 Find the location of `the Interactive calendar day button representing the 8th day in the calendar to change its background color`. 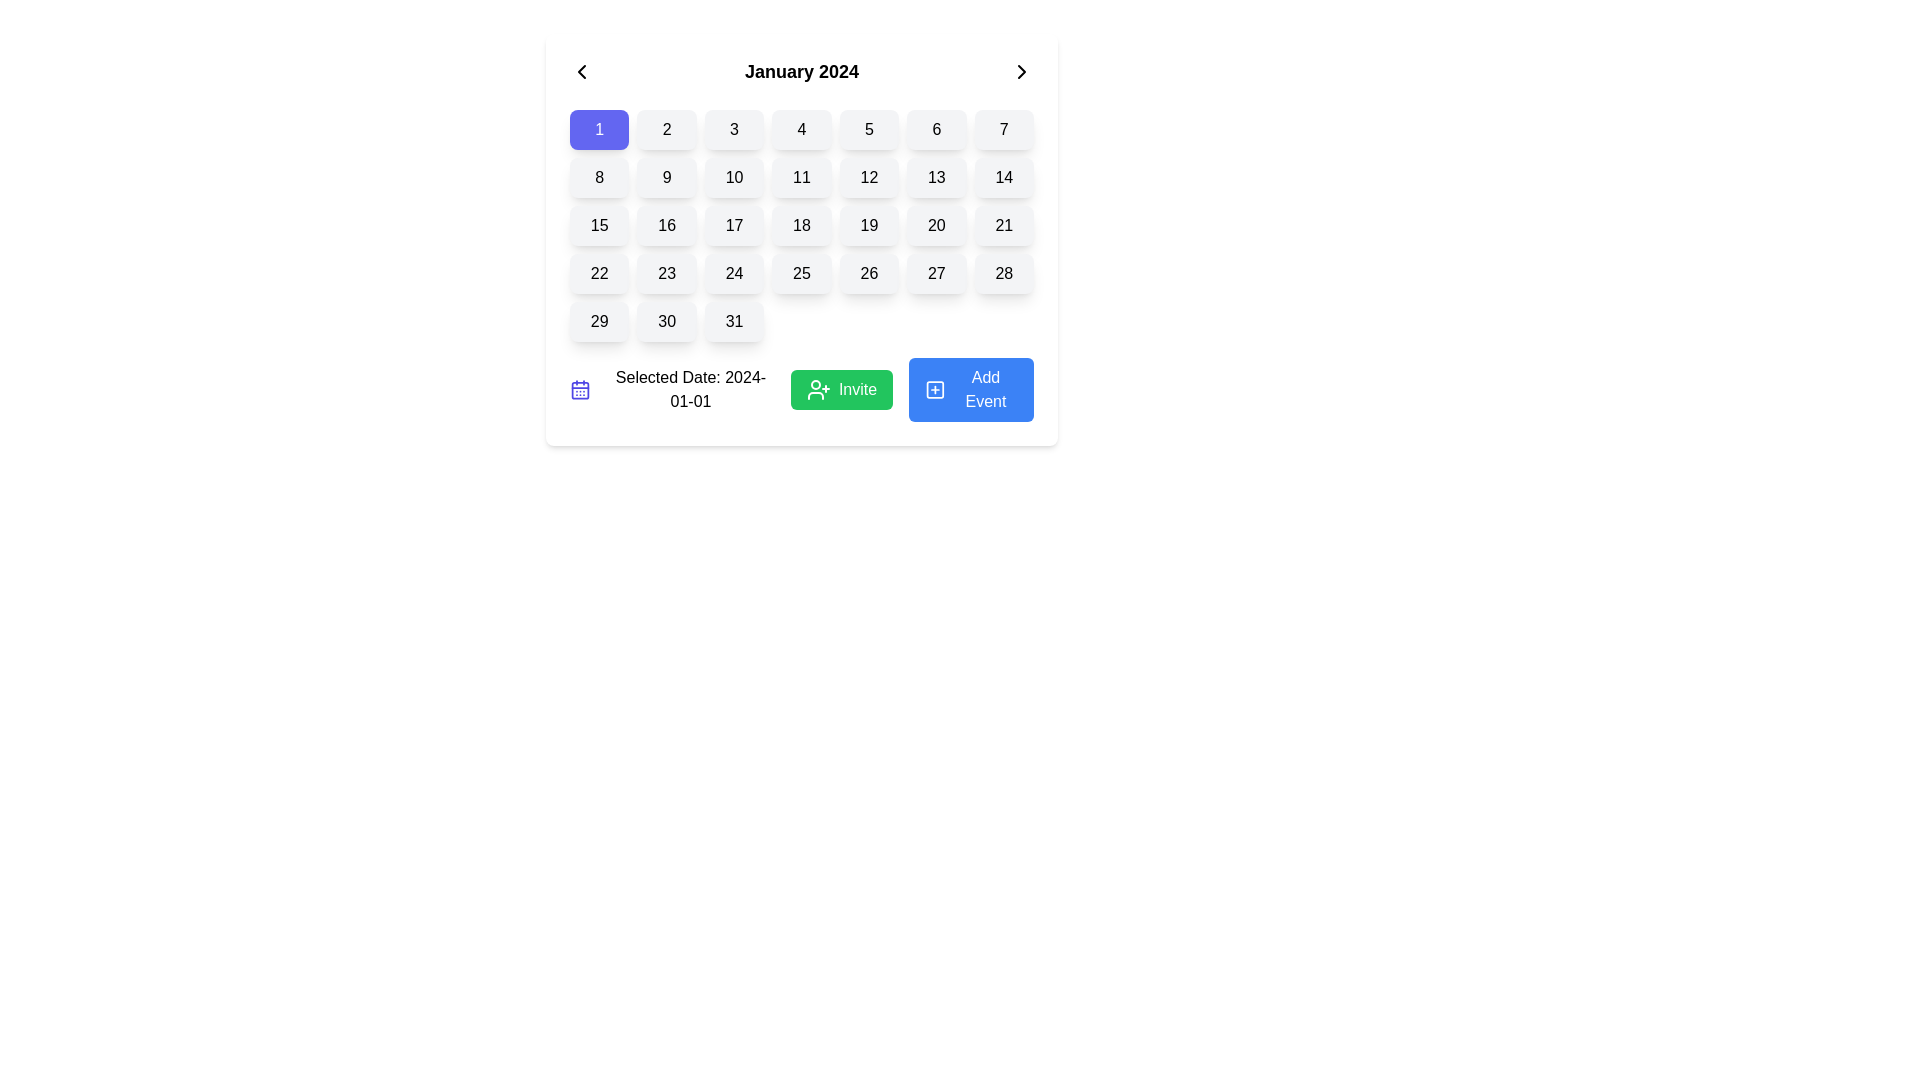

the Interactive calendar day button representing the 8th day in the calendar to change its background color is located at coordinates (598, 176).